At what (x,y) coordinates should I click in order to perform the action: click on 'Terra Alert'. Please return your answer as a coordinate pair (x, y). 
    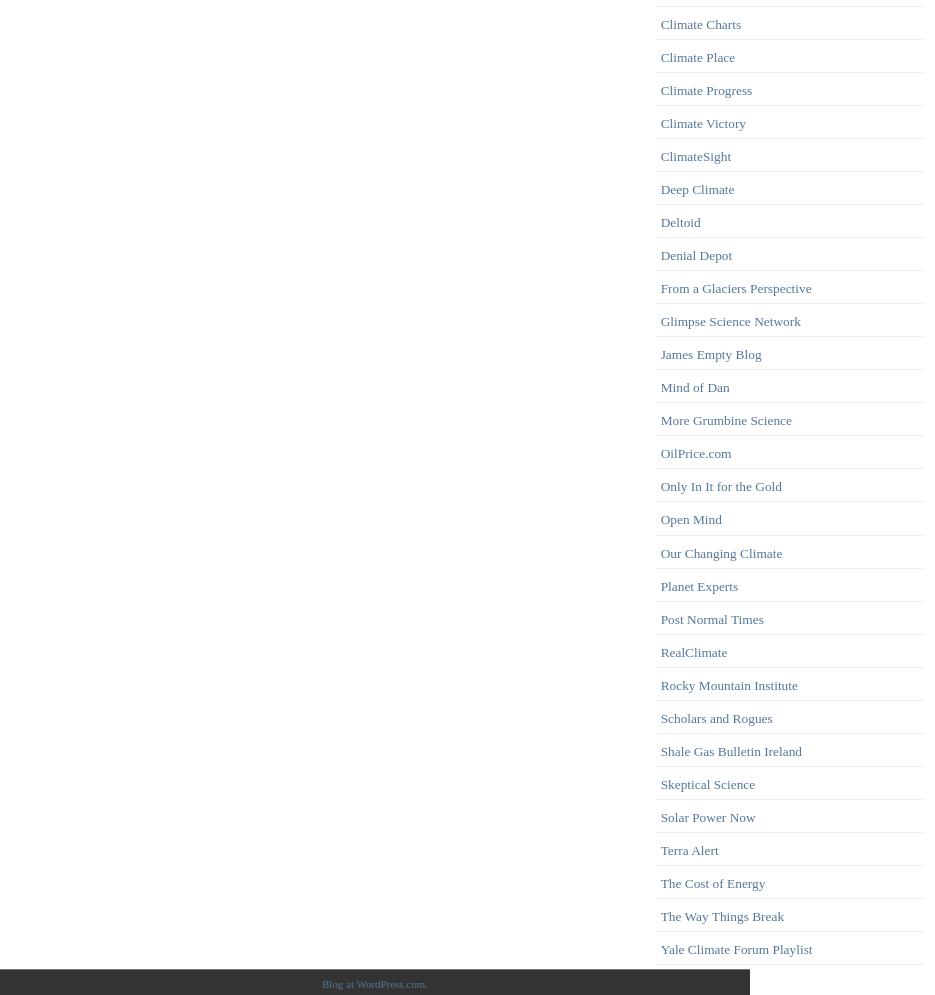
    Looking at the image, I should click on (688, 850).